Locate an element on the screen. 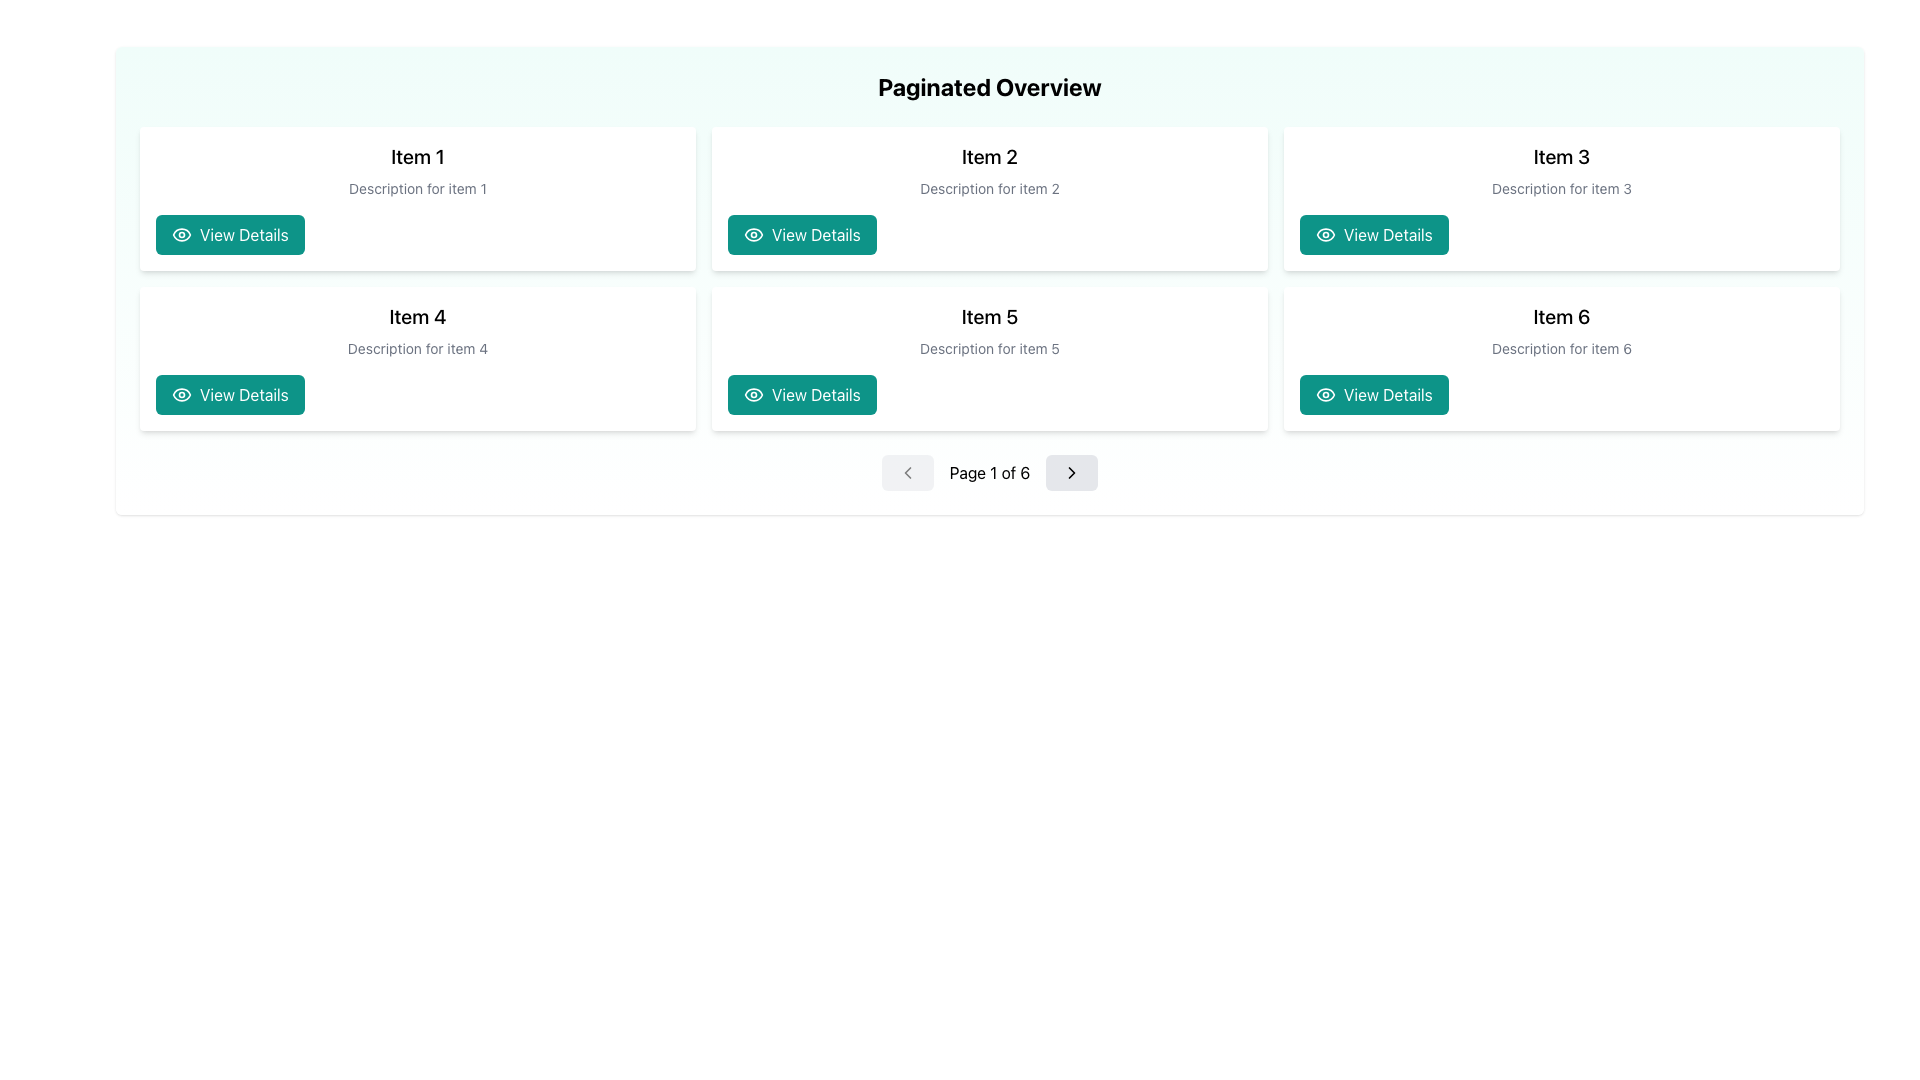 Image resolution: width=1920 pixels, height=1080 pixels. the button that allows users is located at coordinates (802, 234).